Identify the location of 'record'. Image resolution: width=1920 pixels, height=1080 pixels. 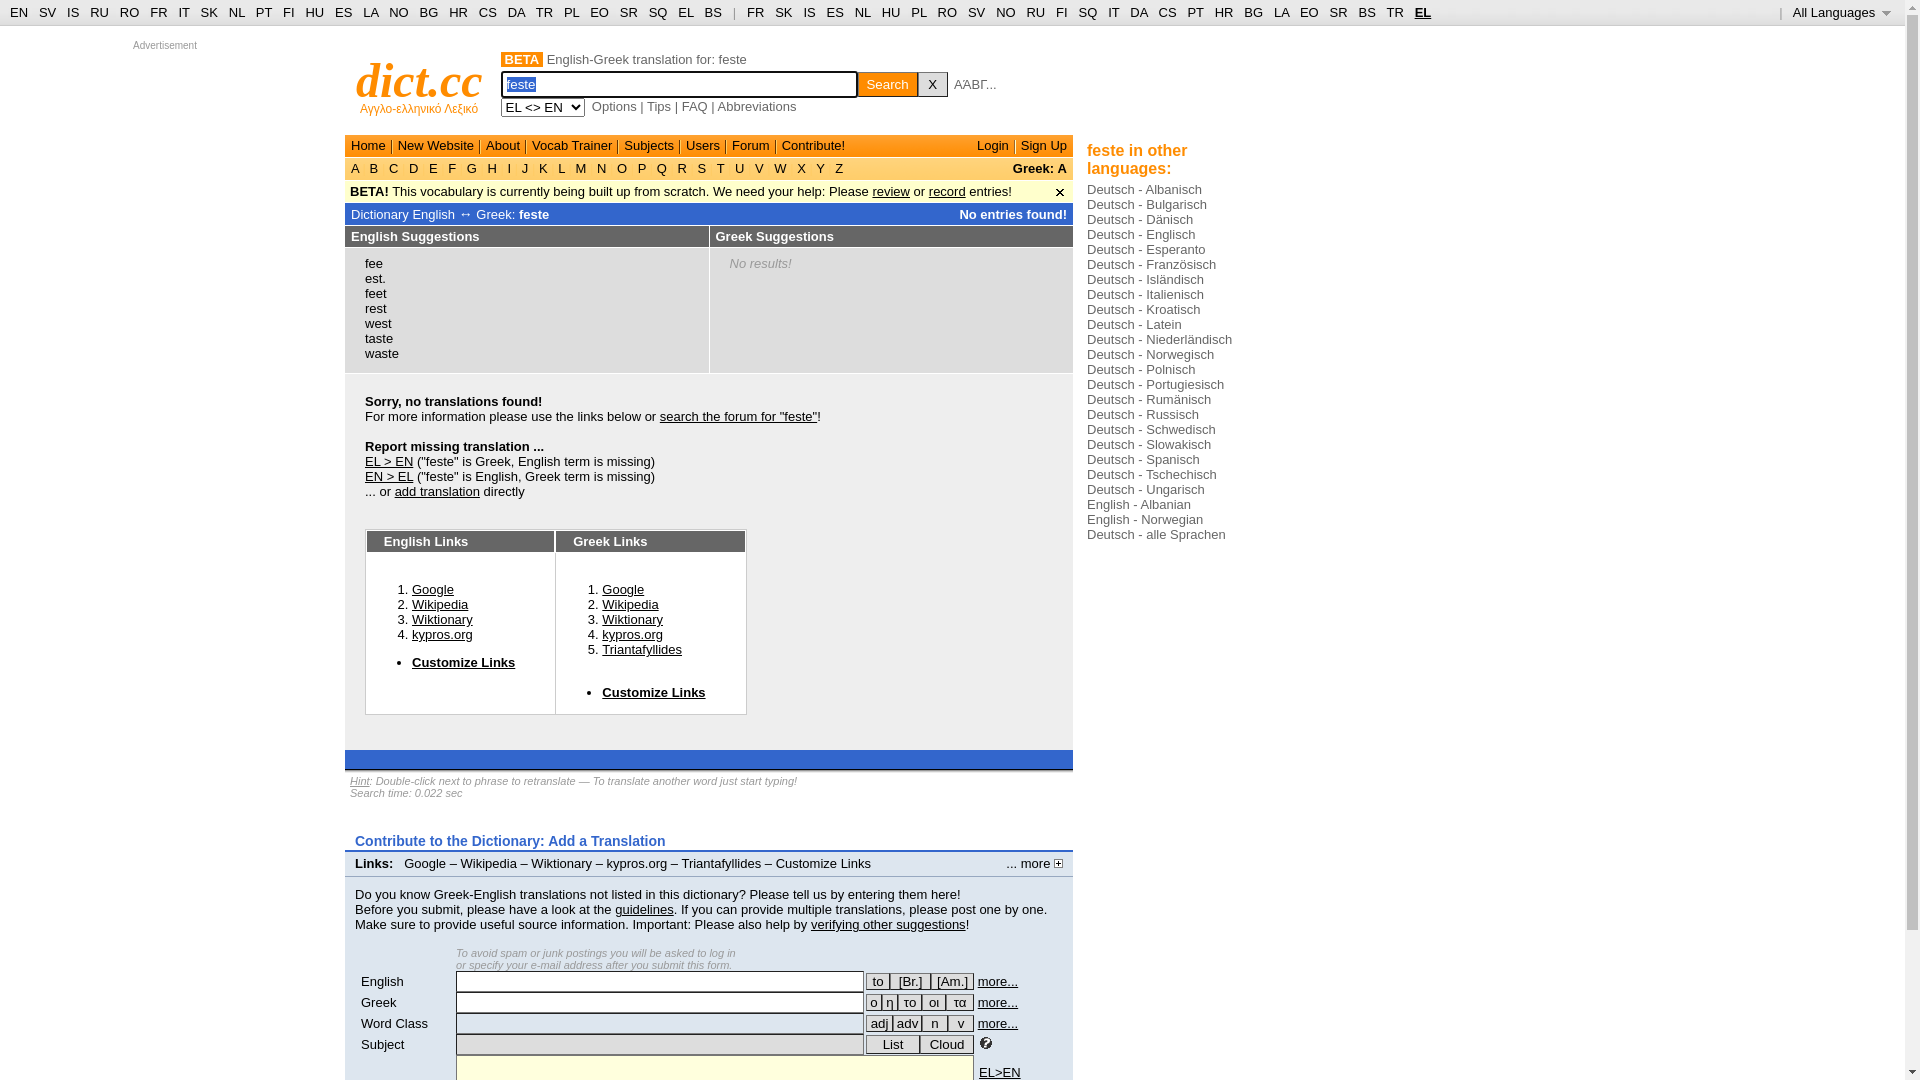
(946, 191).